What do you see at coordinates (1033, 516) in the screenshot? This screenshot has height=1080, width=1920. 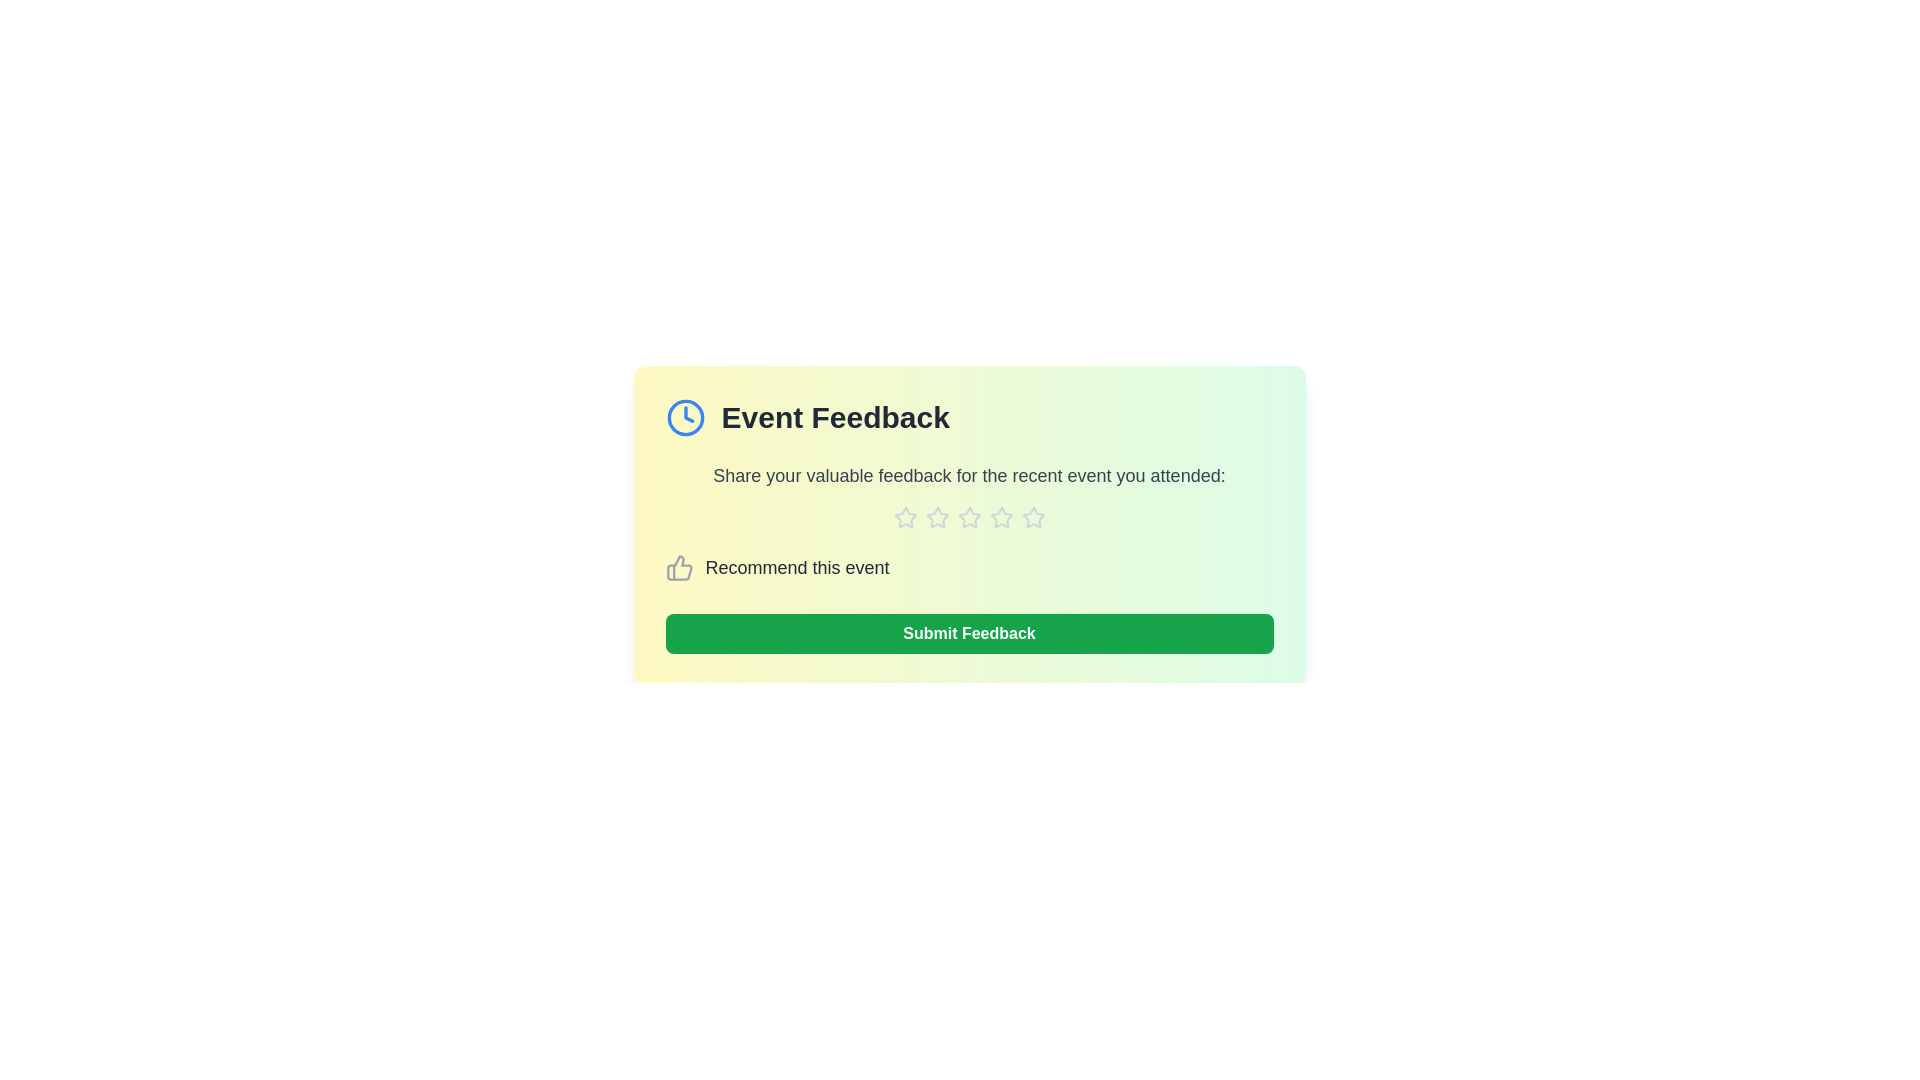 I see `the star corresponding to 5 to assign a rating` at bounding box center [1033, 516].